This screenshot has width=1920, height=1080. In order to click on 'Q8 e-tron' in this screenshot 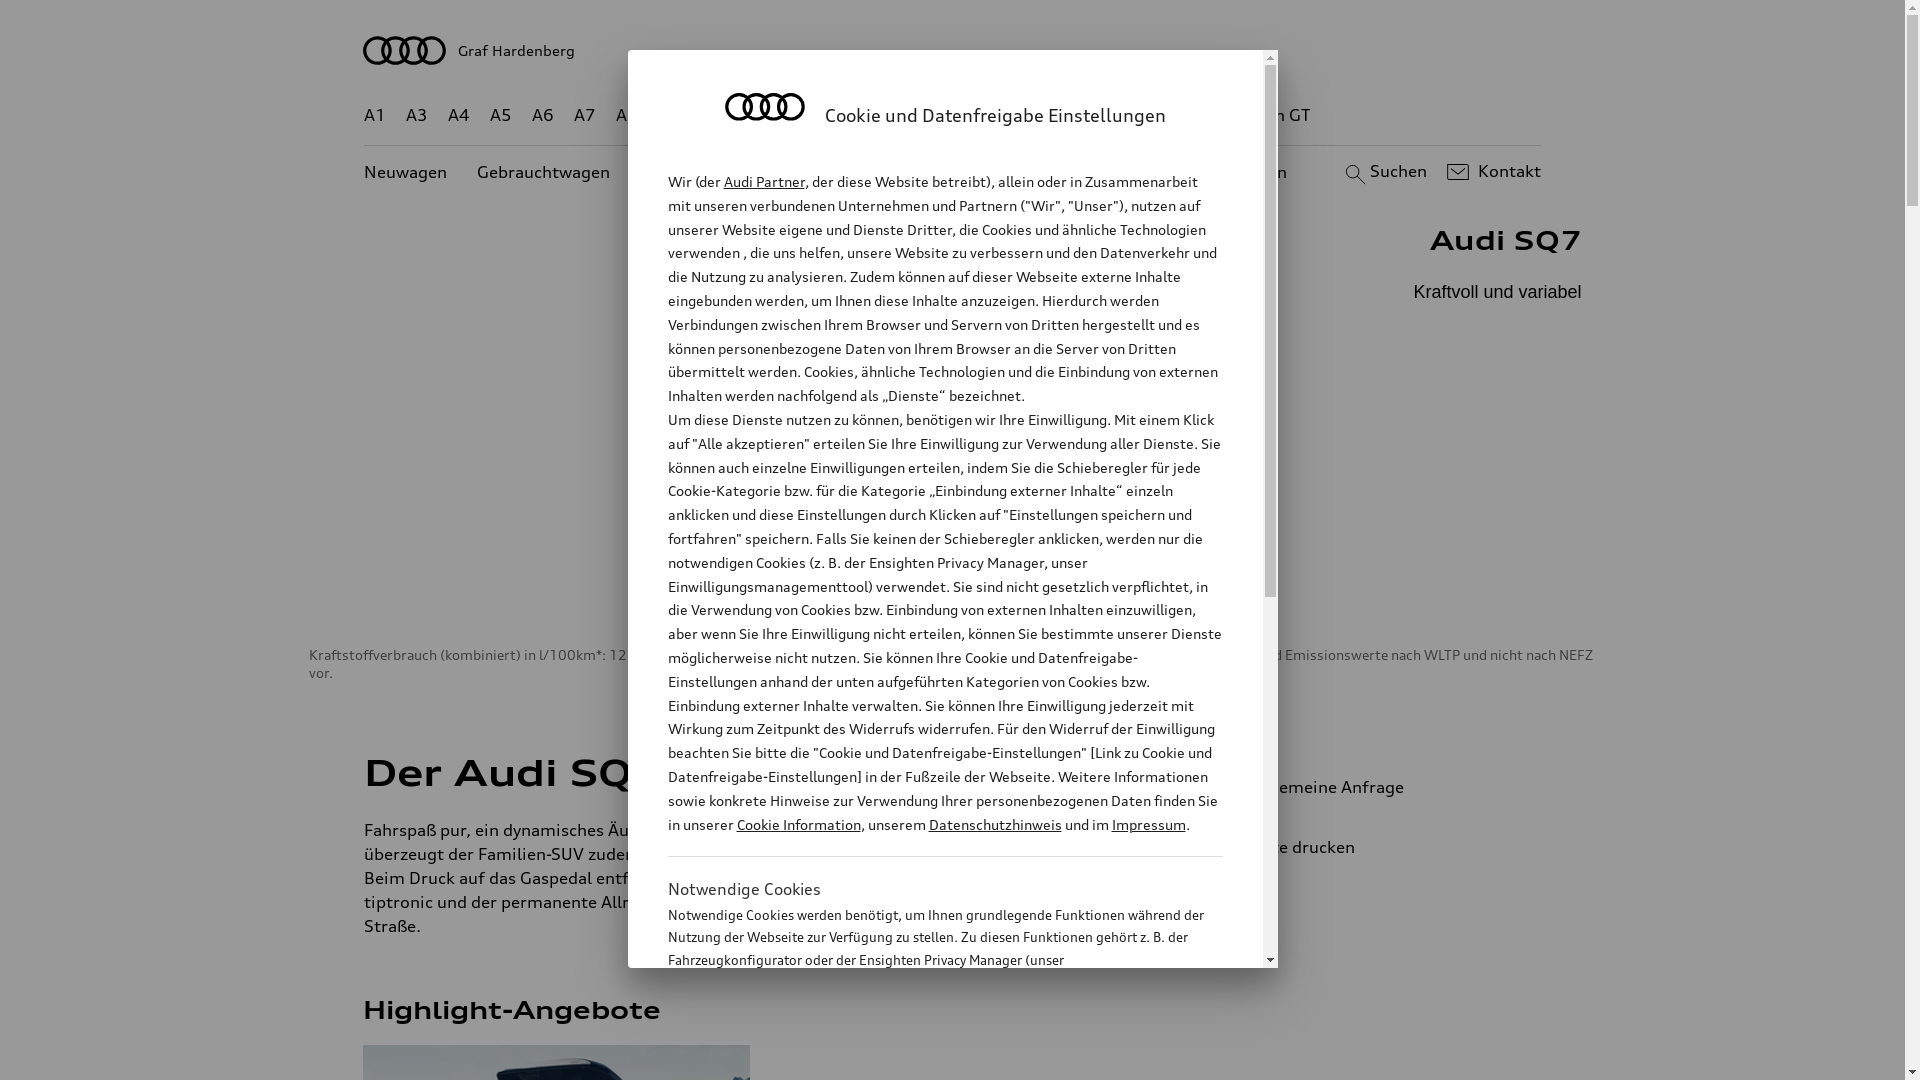, I will do `click(1007, 115)`.